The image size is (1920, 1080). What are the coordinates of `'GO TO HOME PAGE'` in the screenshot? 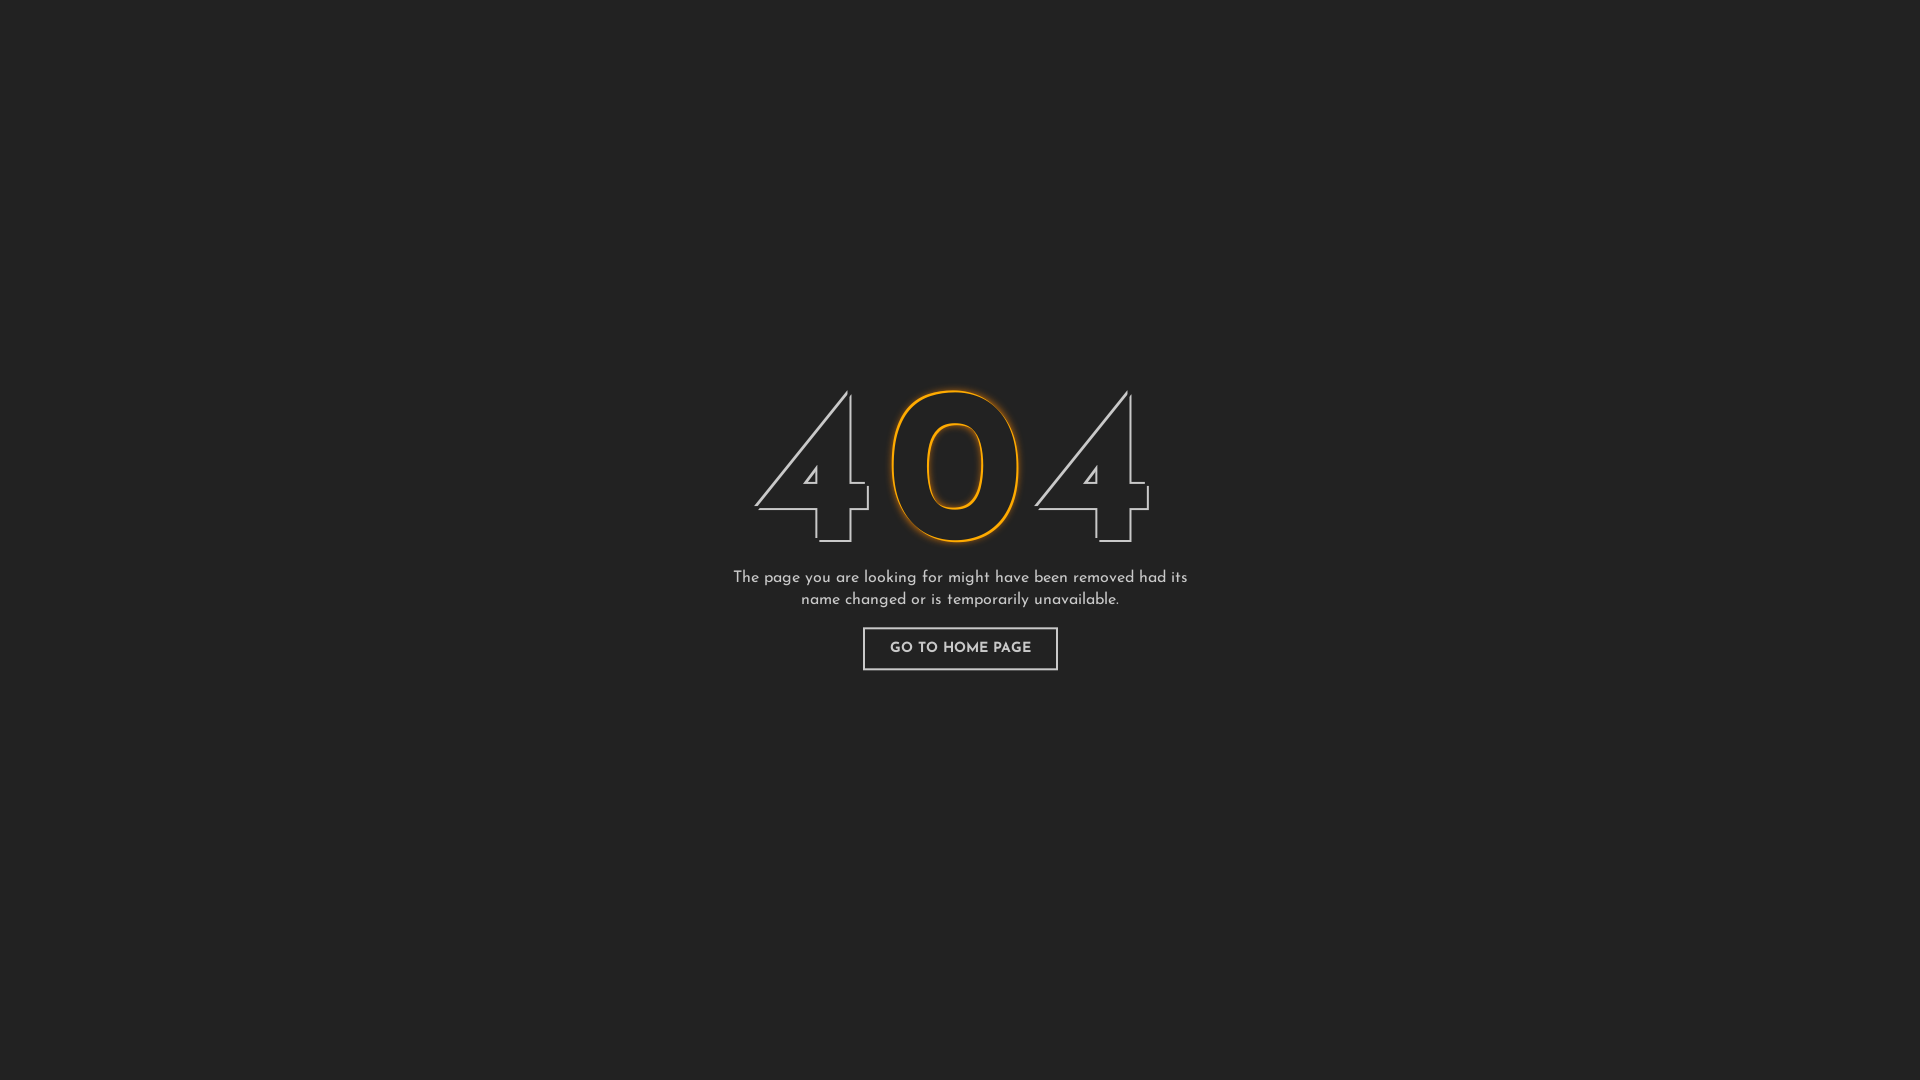 It's located at (958, 648).